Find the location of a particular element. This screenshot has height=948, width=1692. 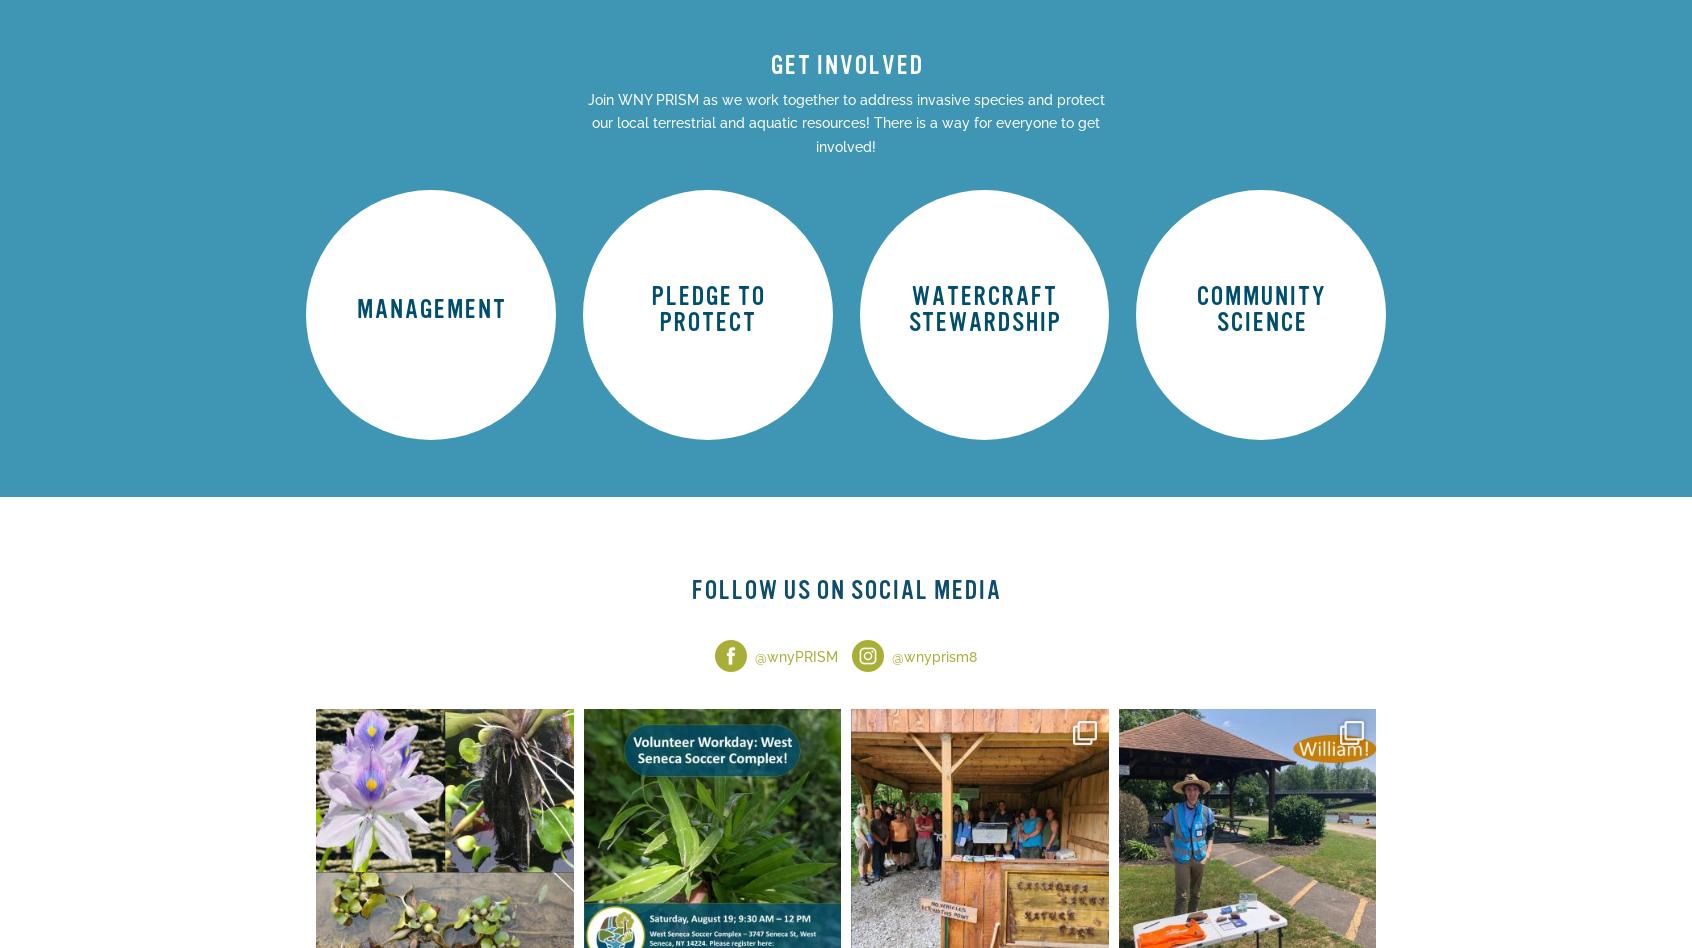

'There is a lot to consider when managing your land – get started here!' is located at coordinates (428, 286).